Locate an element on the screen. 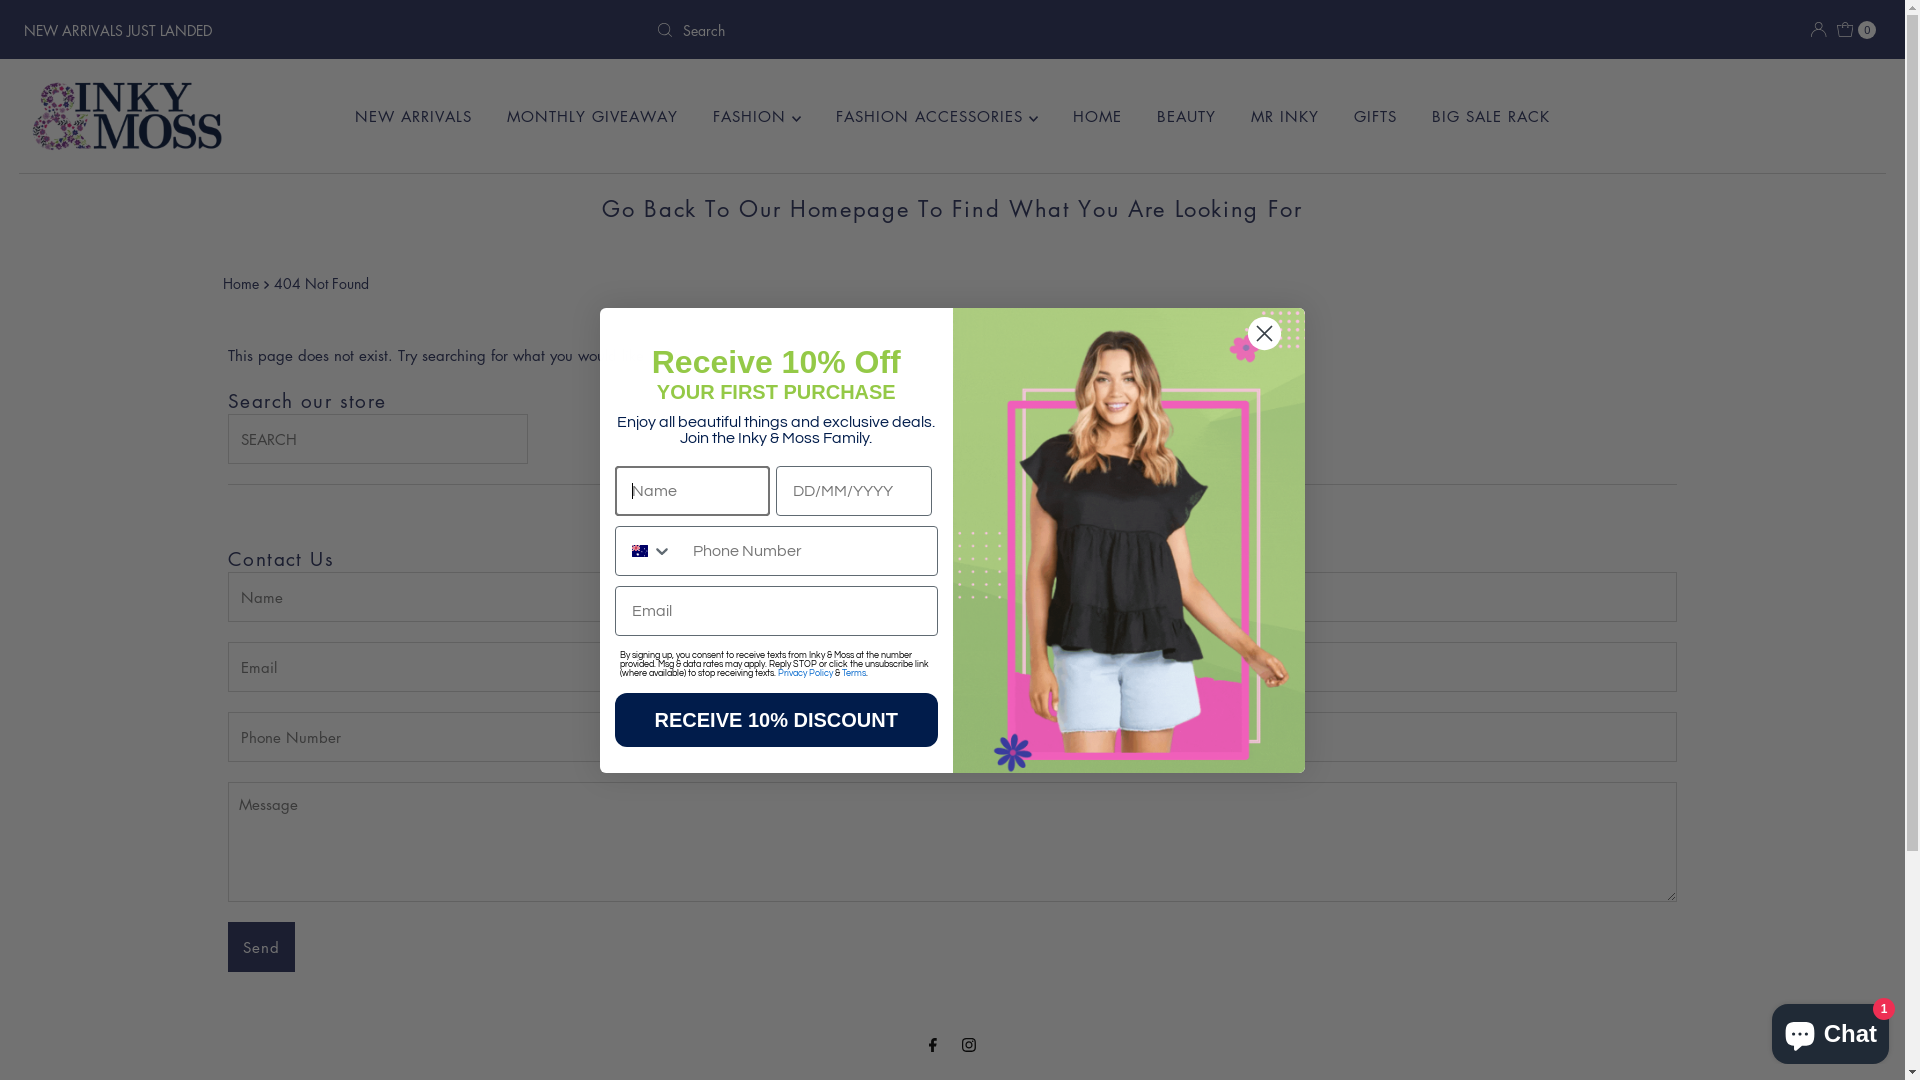 The width and height of the screenshot is (1920, 1080). 'Search our store' is located at coordinates (378, 438).